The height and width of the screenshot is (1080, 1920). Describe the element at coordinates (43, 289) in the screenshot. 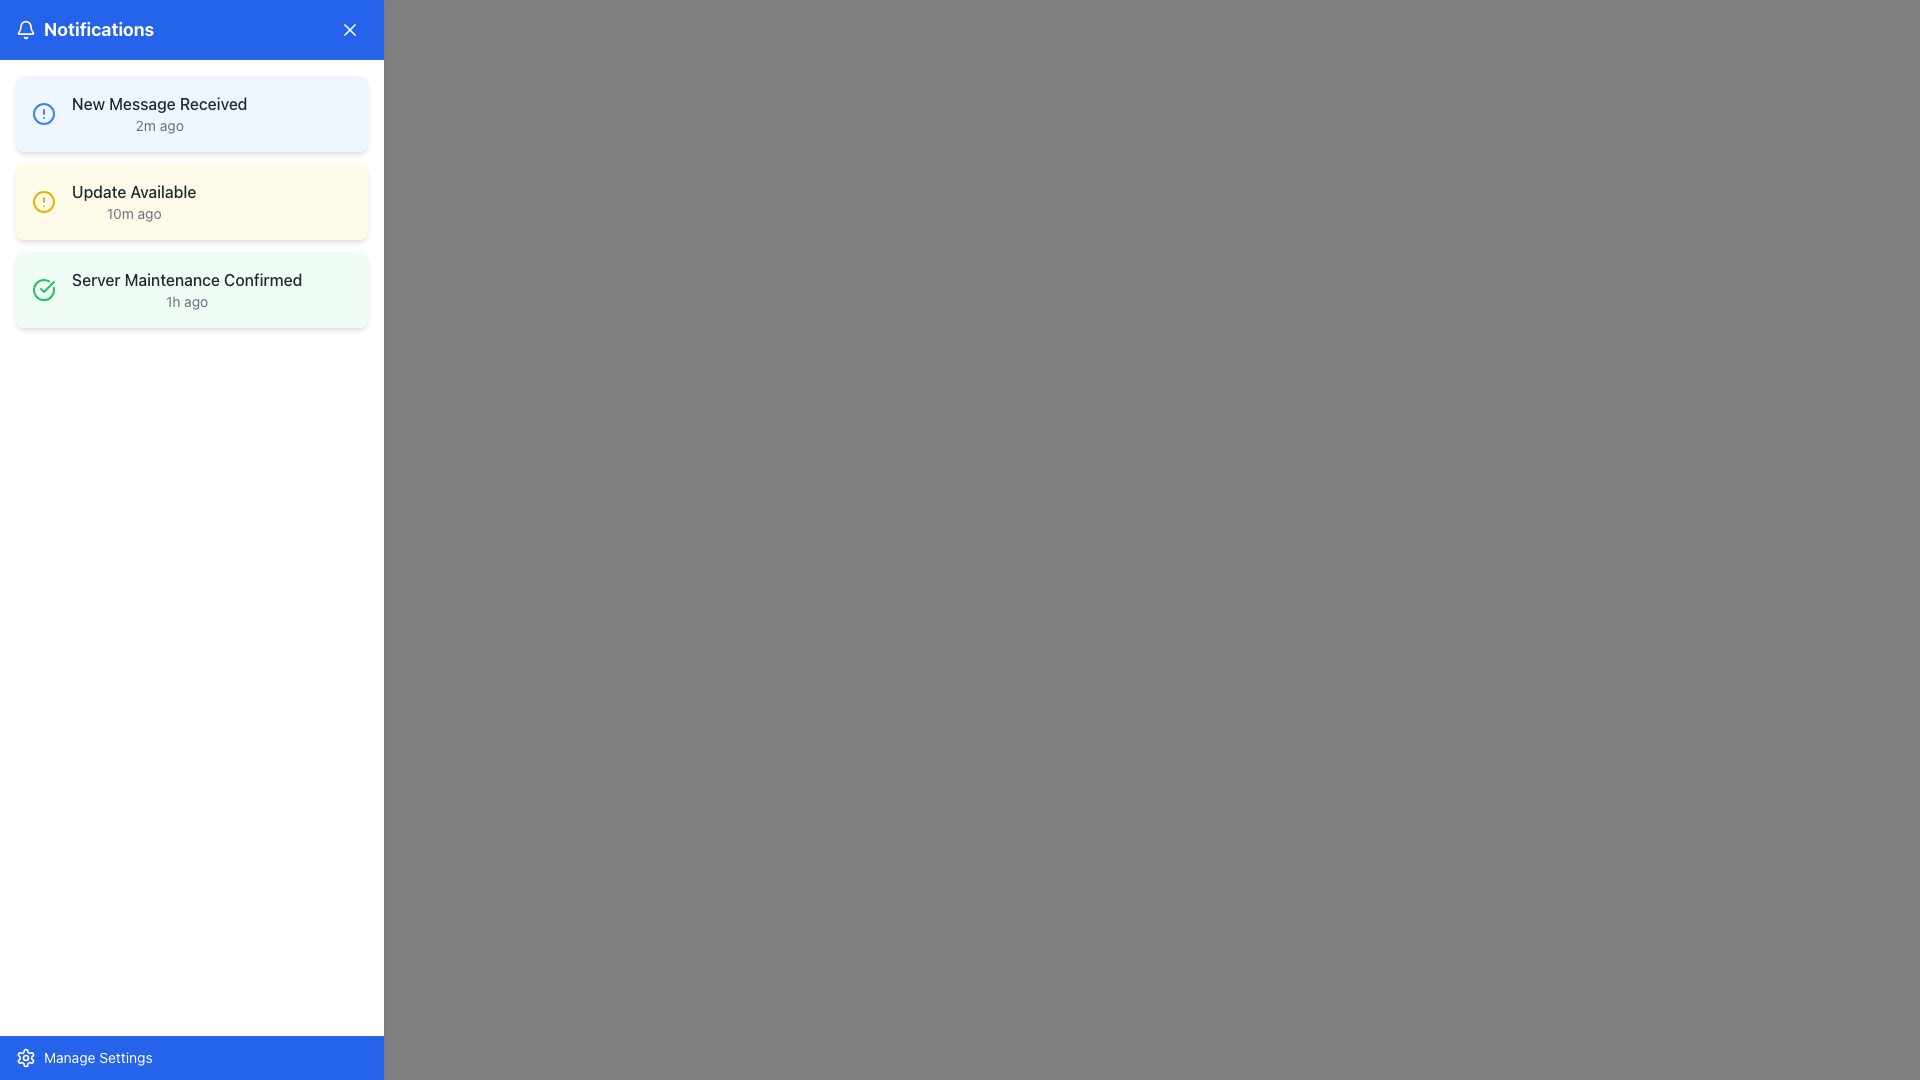

I see `the green circle icon with a checkmark indicating the completion status of 'Server Maintenance' next to the notification titled 'Server Maintenance Confirmed'` at that location.